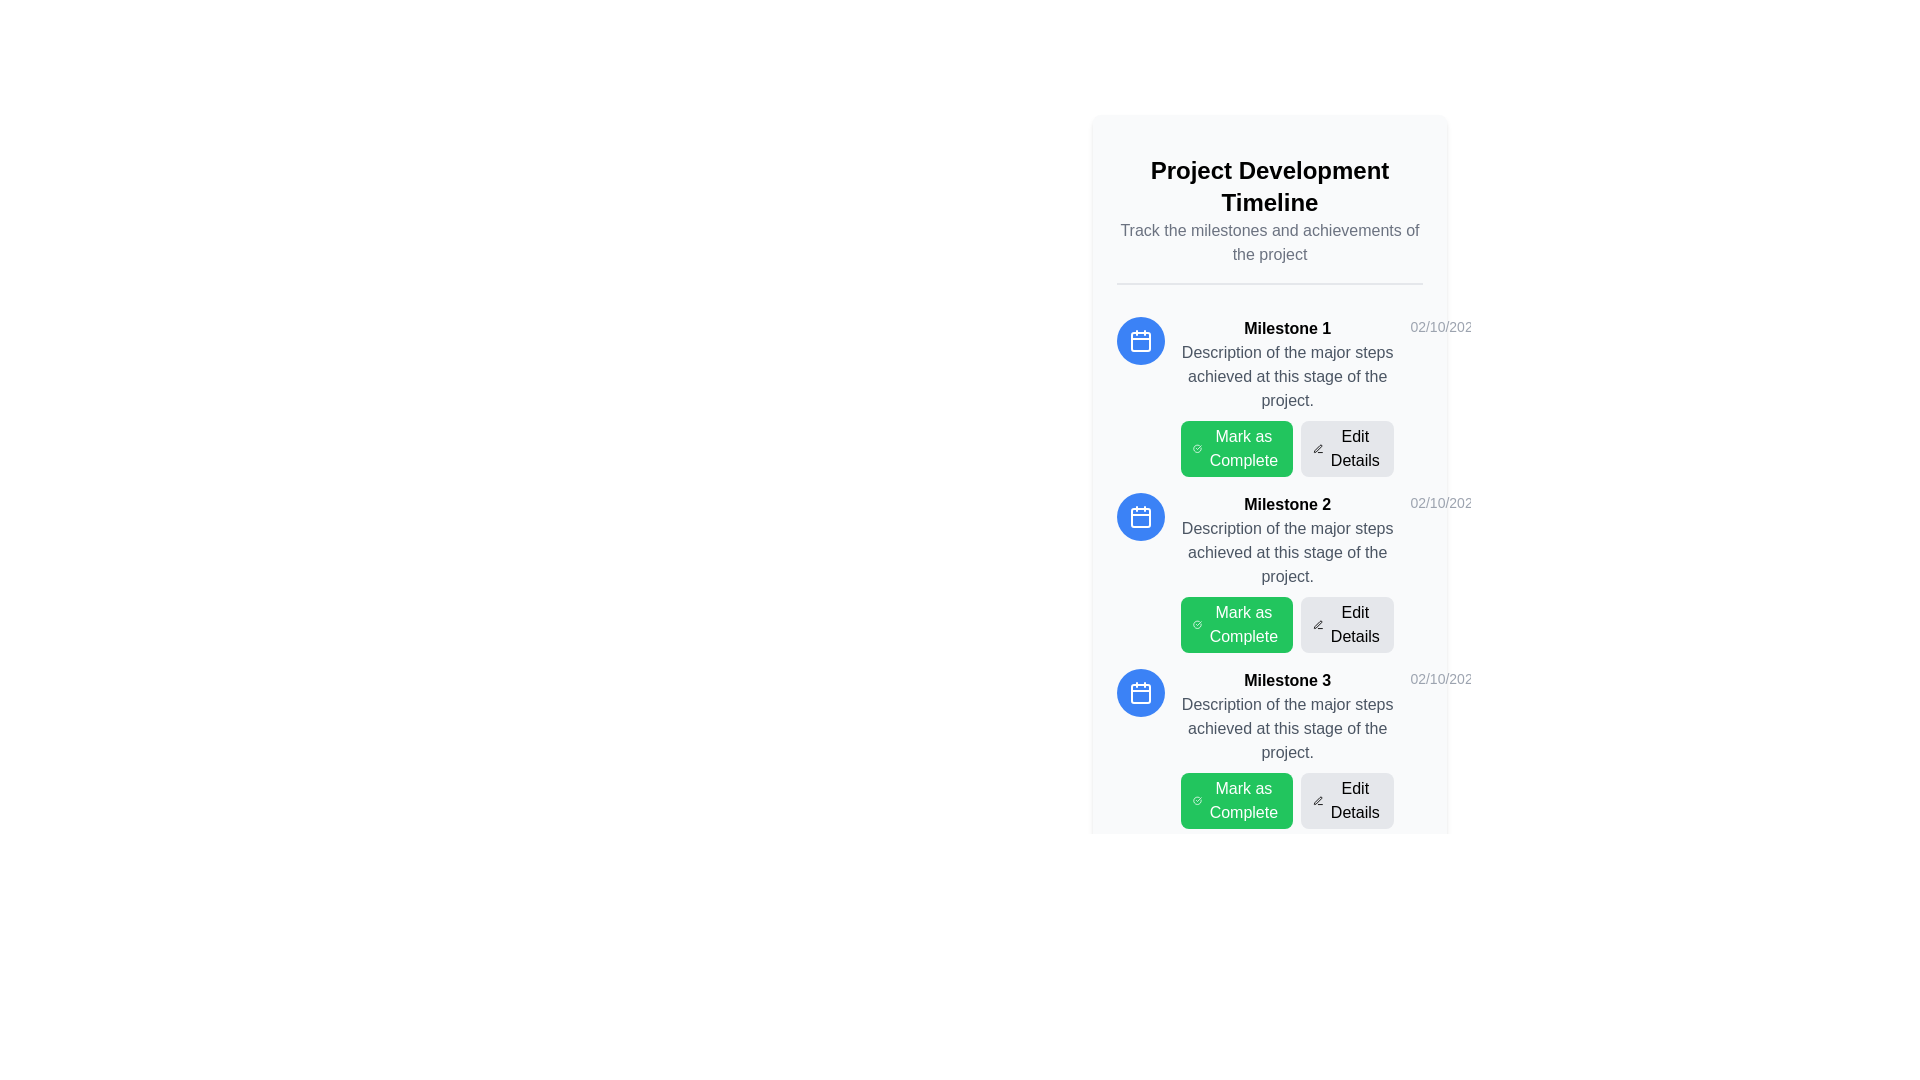 The width and height of the screenshot is (1920, 1080). What do you see at coordinates (1348, 623) in the screenshot?
I see `the 'Edit Details' button with a light gray background and a pen icon, located to the right of the 'Mark as Complete' button, associated with the second milestone entry` at bounding box center [1348, 623].